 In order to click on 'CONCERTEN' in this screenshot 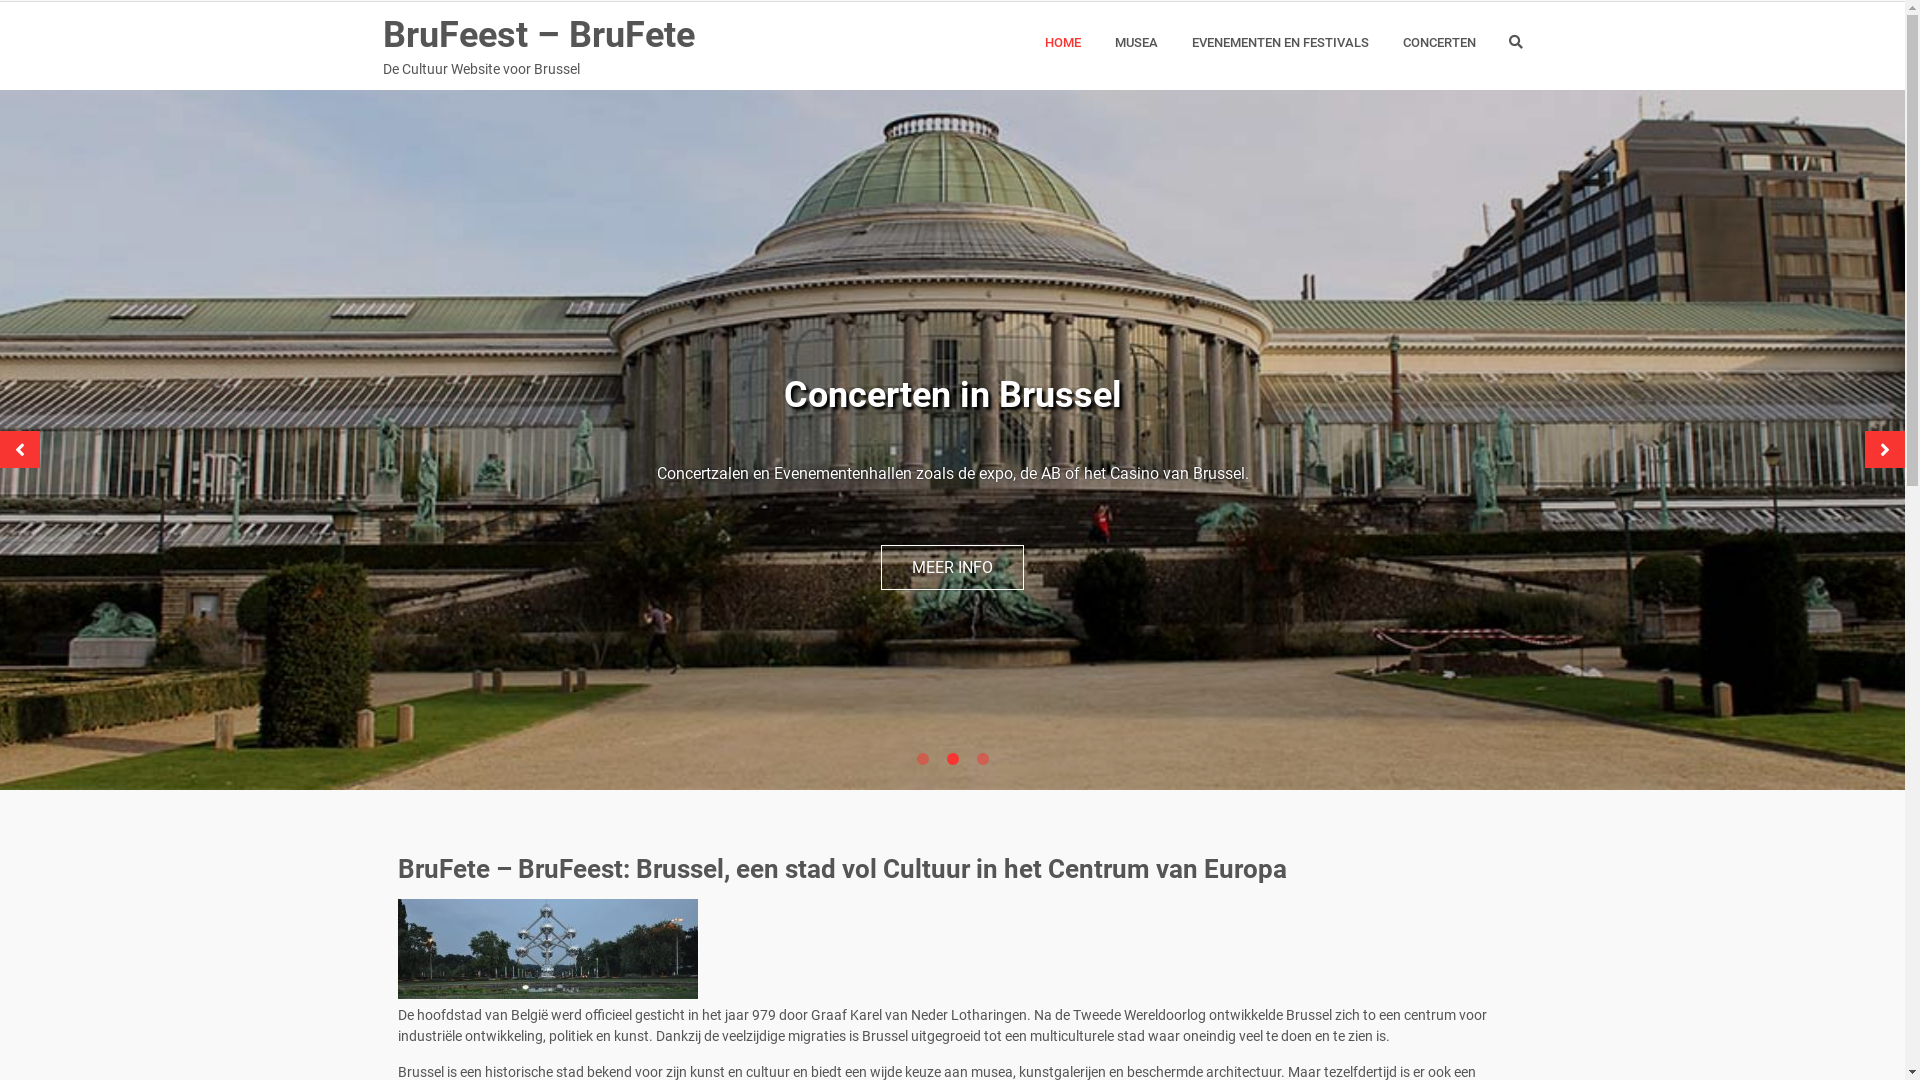, I will do `click(1437, 42)`.